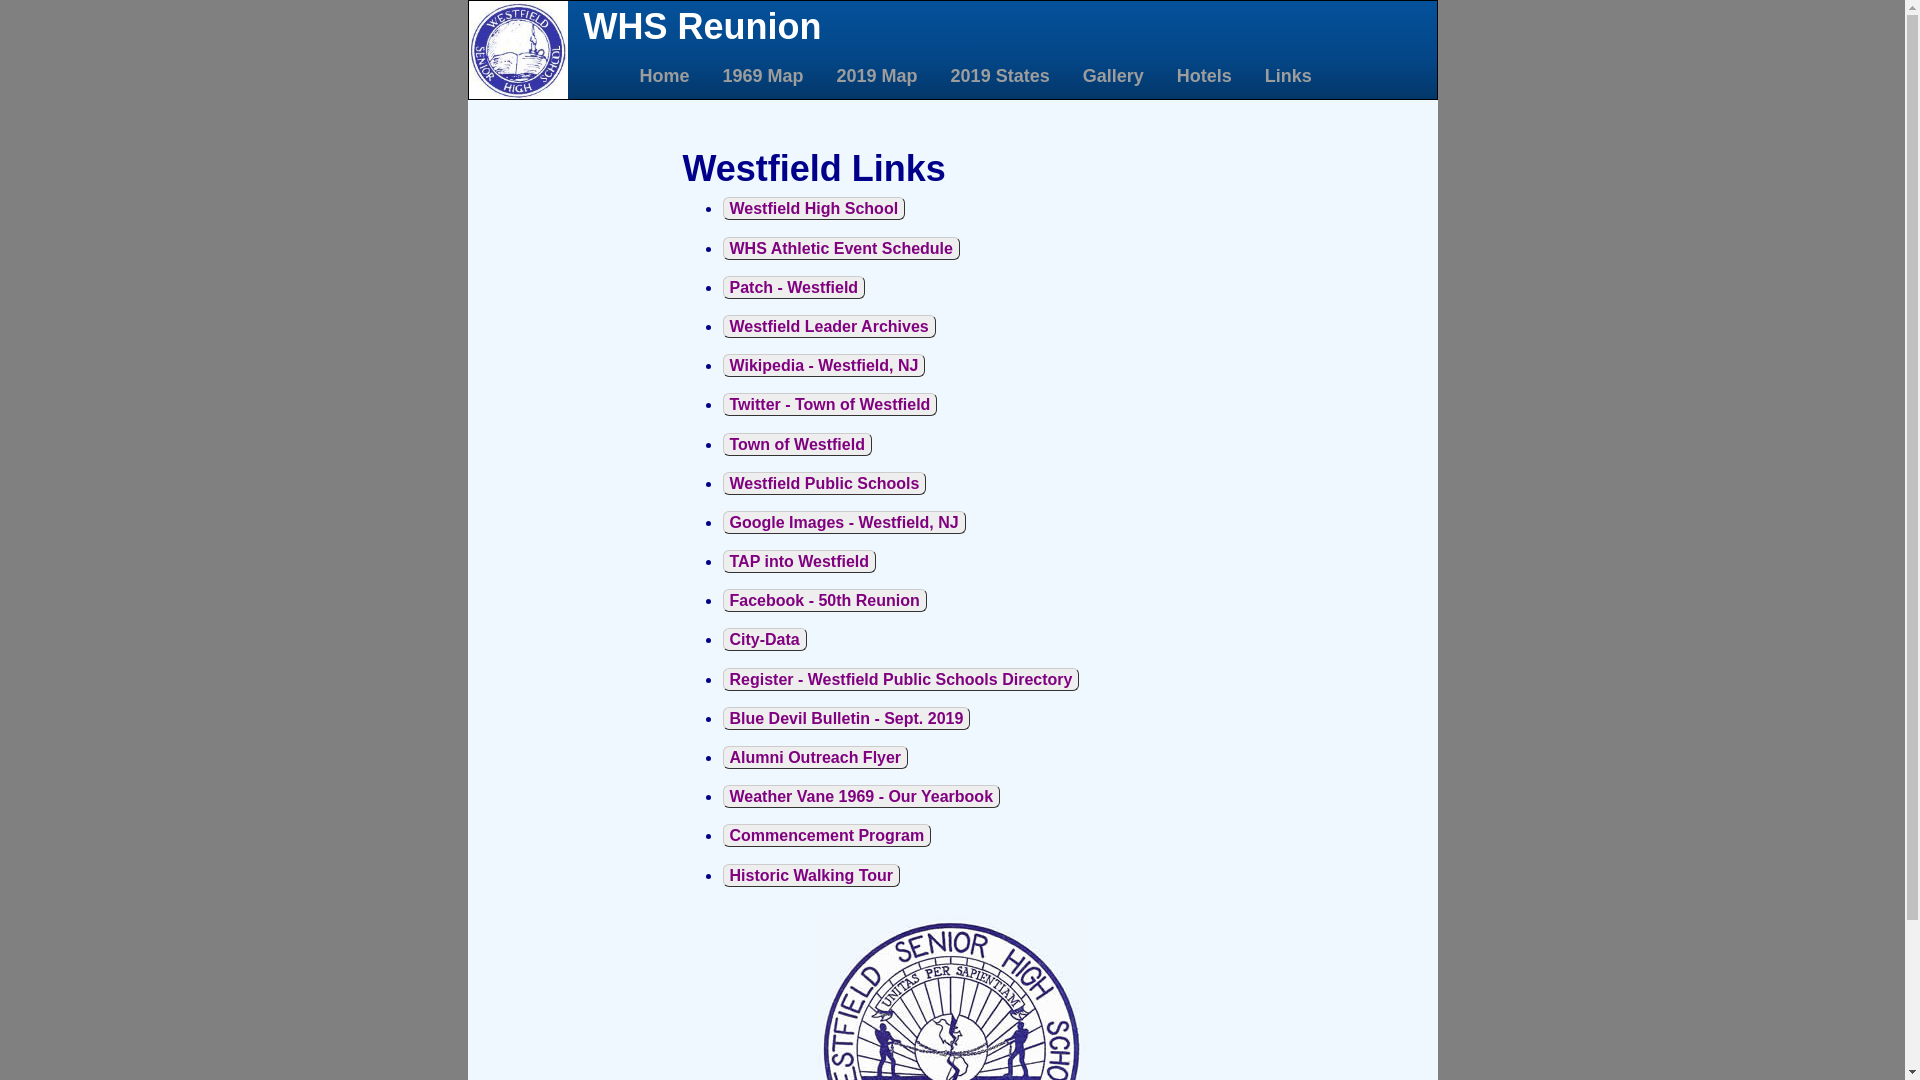 The width and height of the screenshot is (1920, 1080). What do you see at coordinates (811, 874) in the screenshot?
I see `'Historic Walking Tour'` at bounding box center [811, 874].